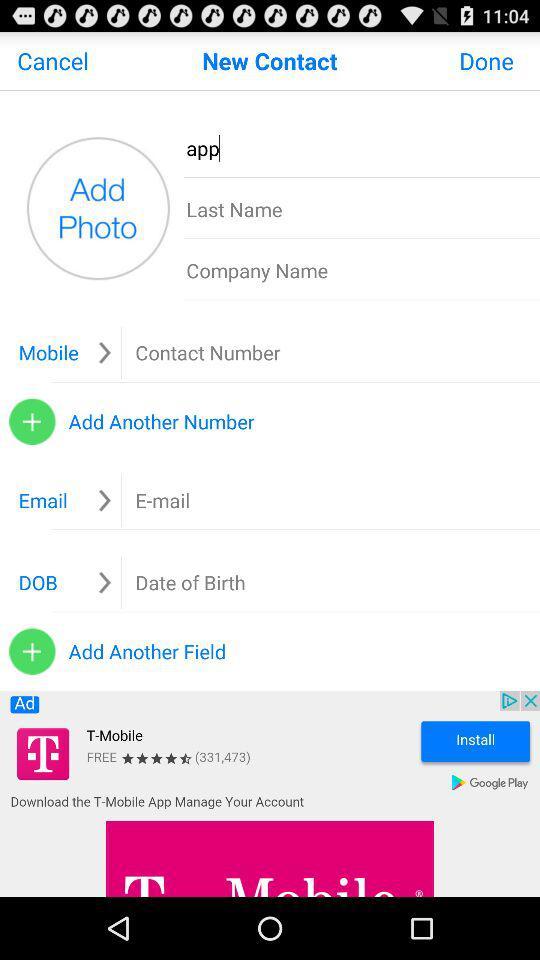 The height and width of the screenshot is (960, 540). I want to click on mobile contact number, so click(251, 352).